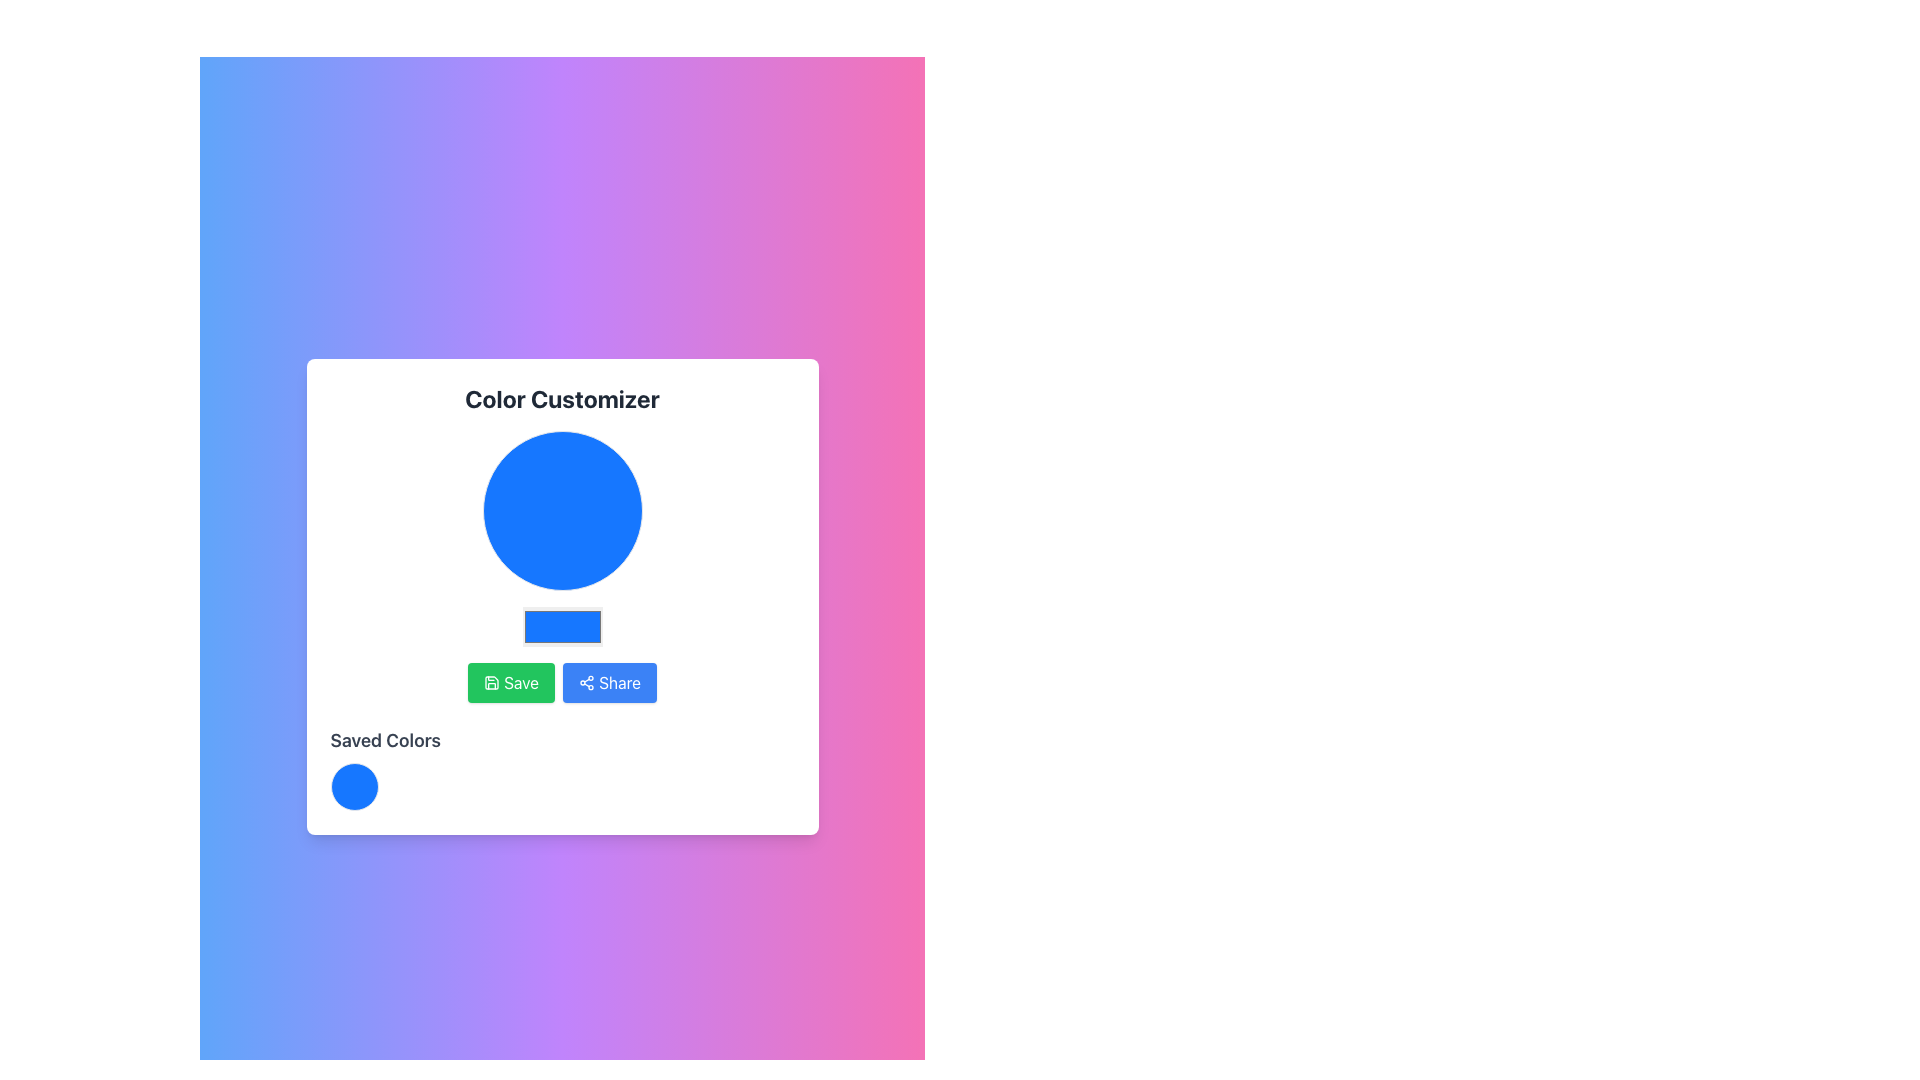  What do you see at coordinates (561, 785) in the screenshot?
I see `the first interactive element in the 'Saved Colors' section` at bounding box center [561, 785].